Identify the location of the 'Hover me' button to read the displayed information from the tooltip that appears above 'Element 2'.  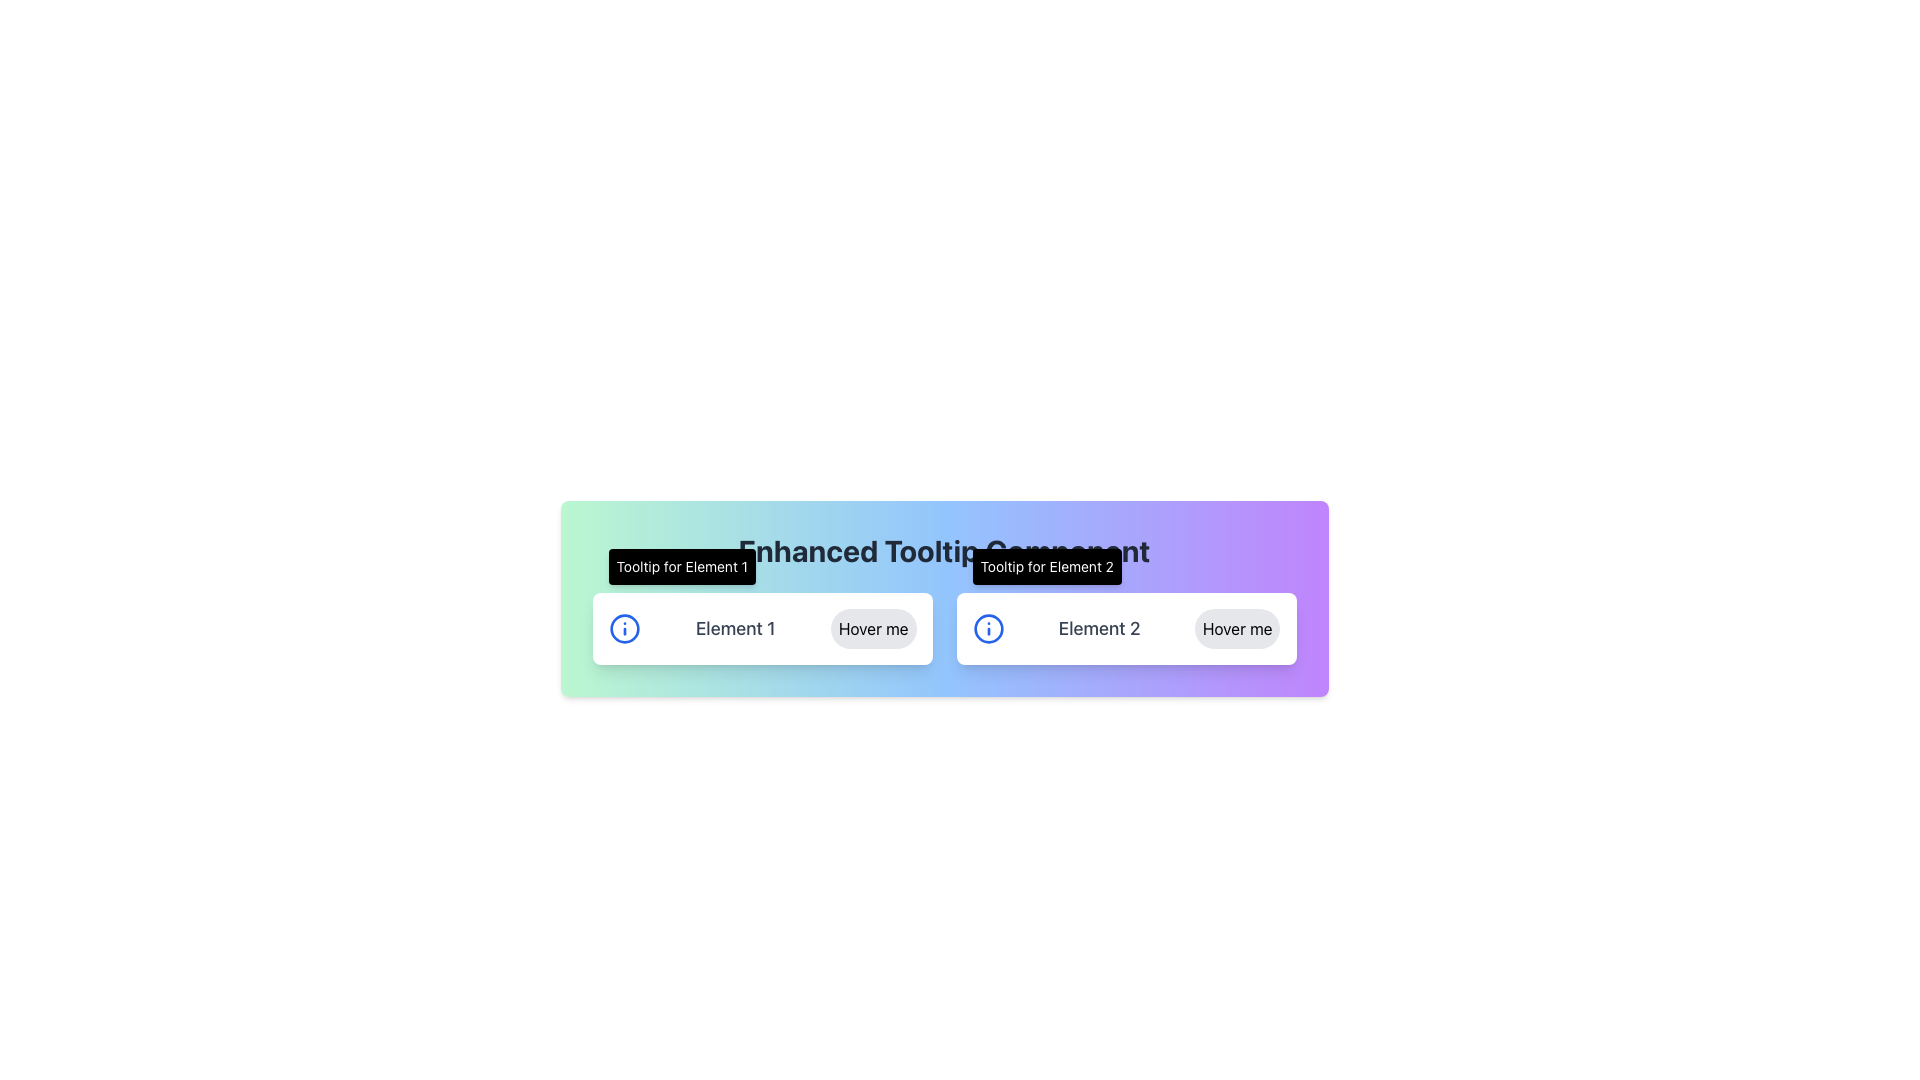
(1046, 567).